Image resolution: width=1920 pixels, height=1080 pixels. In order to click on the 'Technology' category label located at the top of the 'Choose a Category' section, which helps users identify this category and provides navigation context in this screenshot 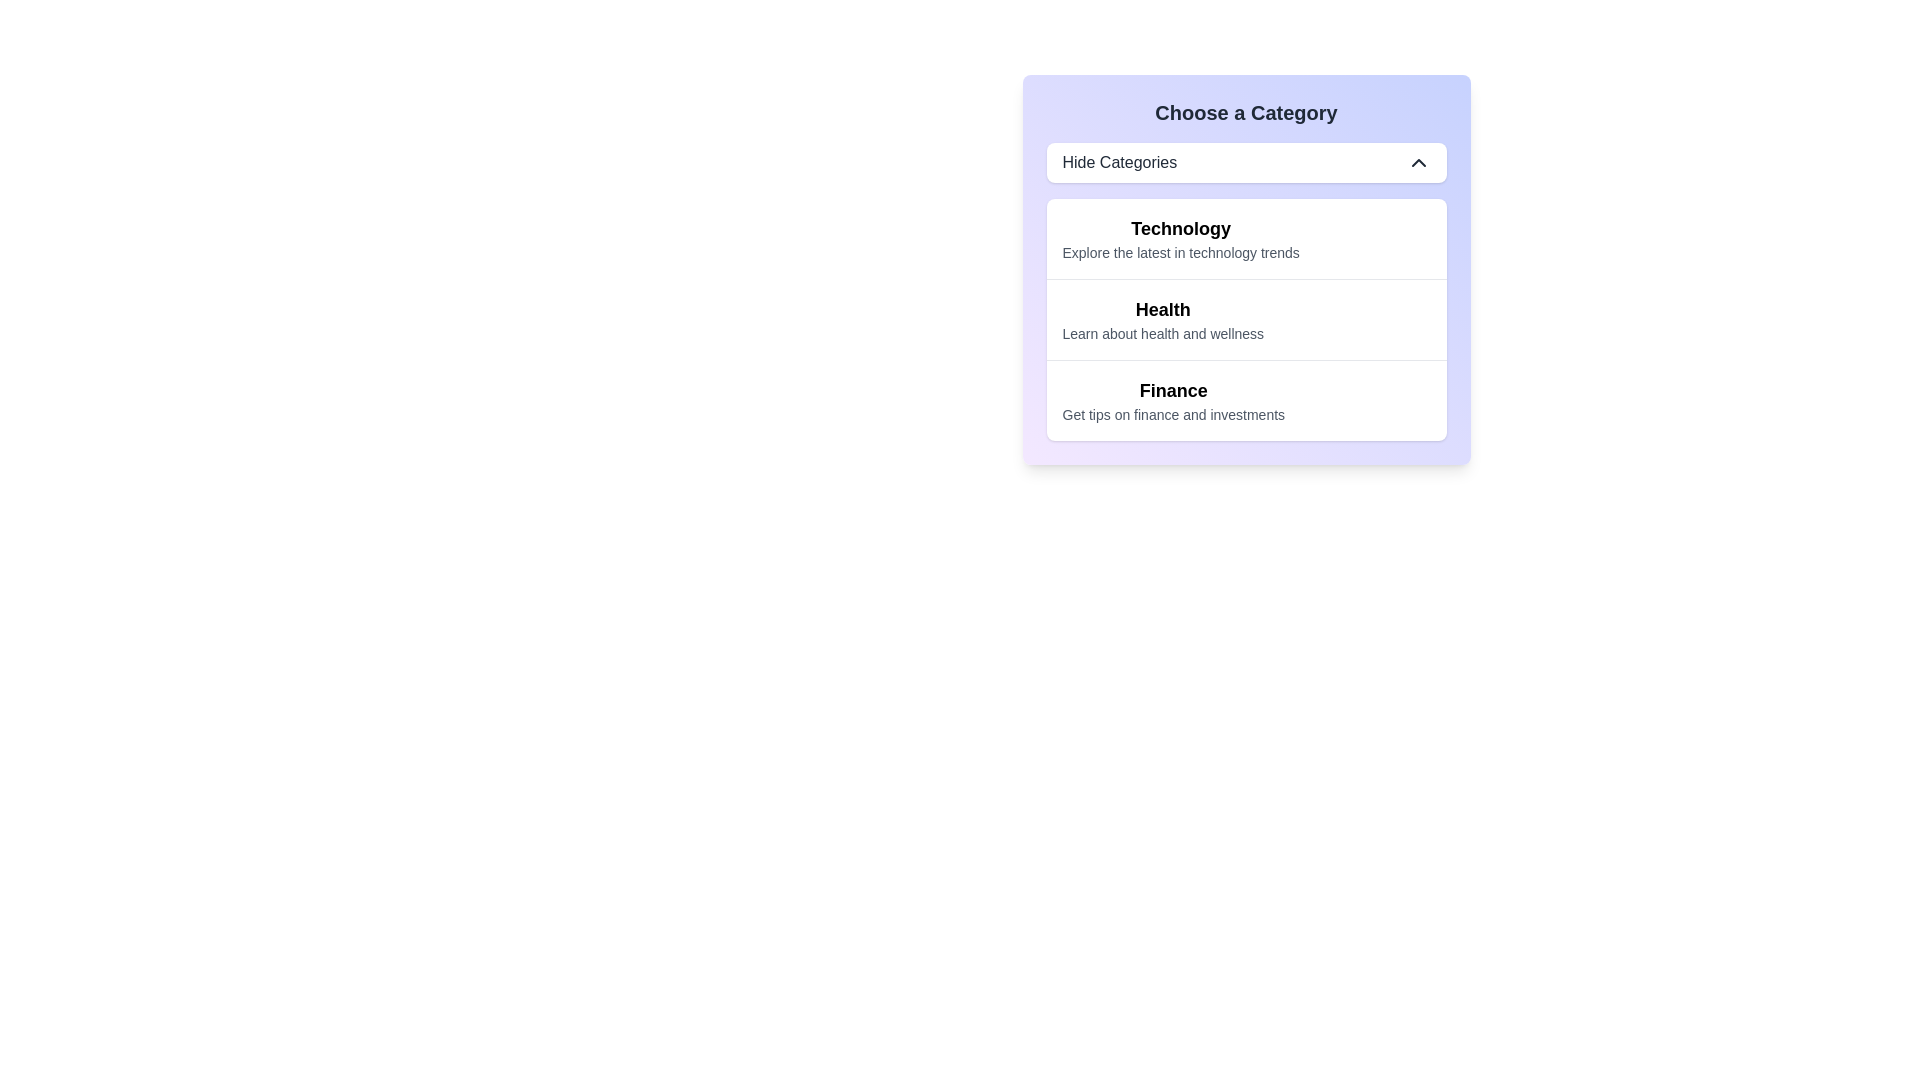, I will do `click(1181, 227)`.